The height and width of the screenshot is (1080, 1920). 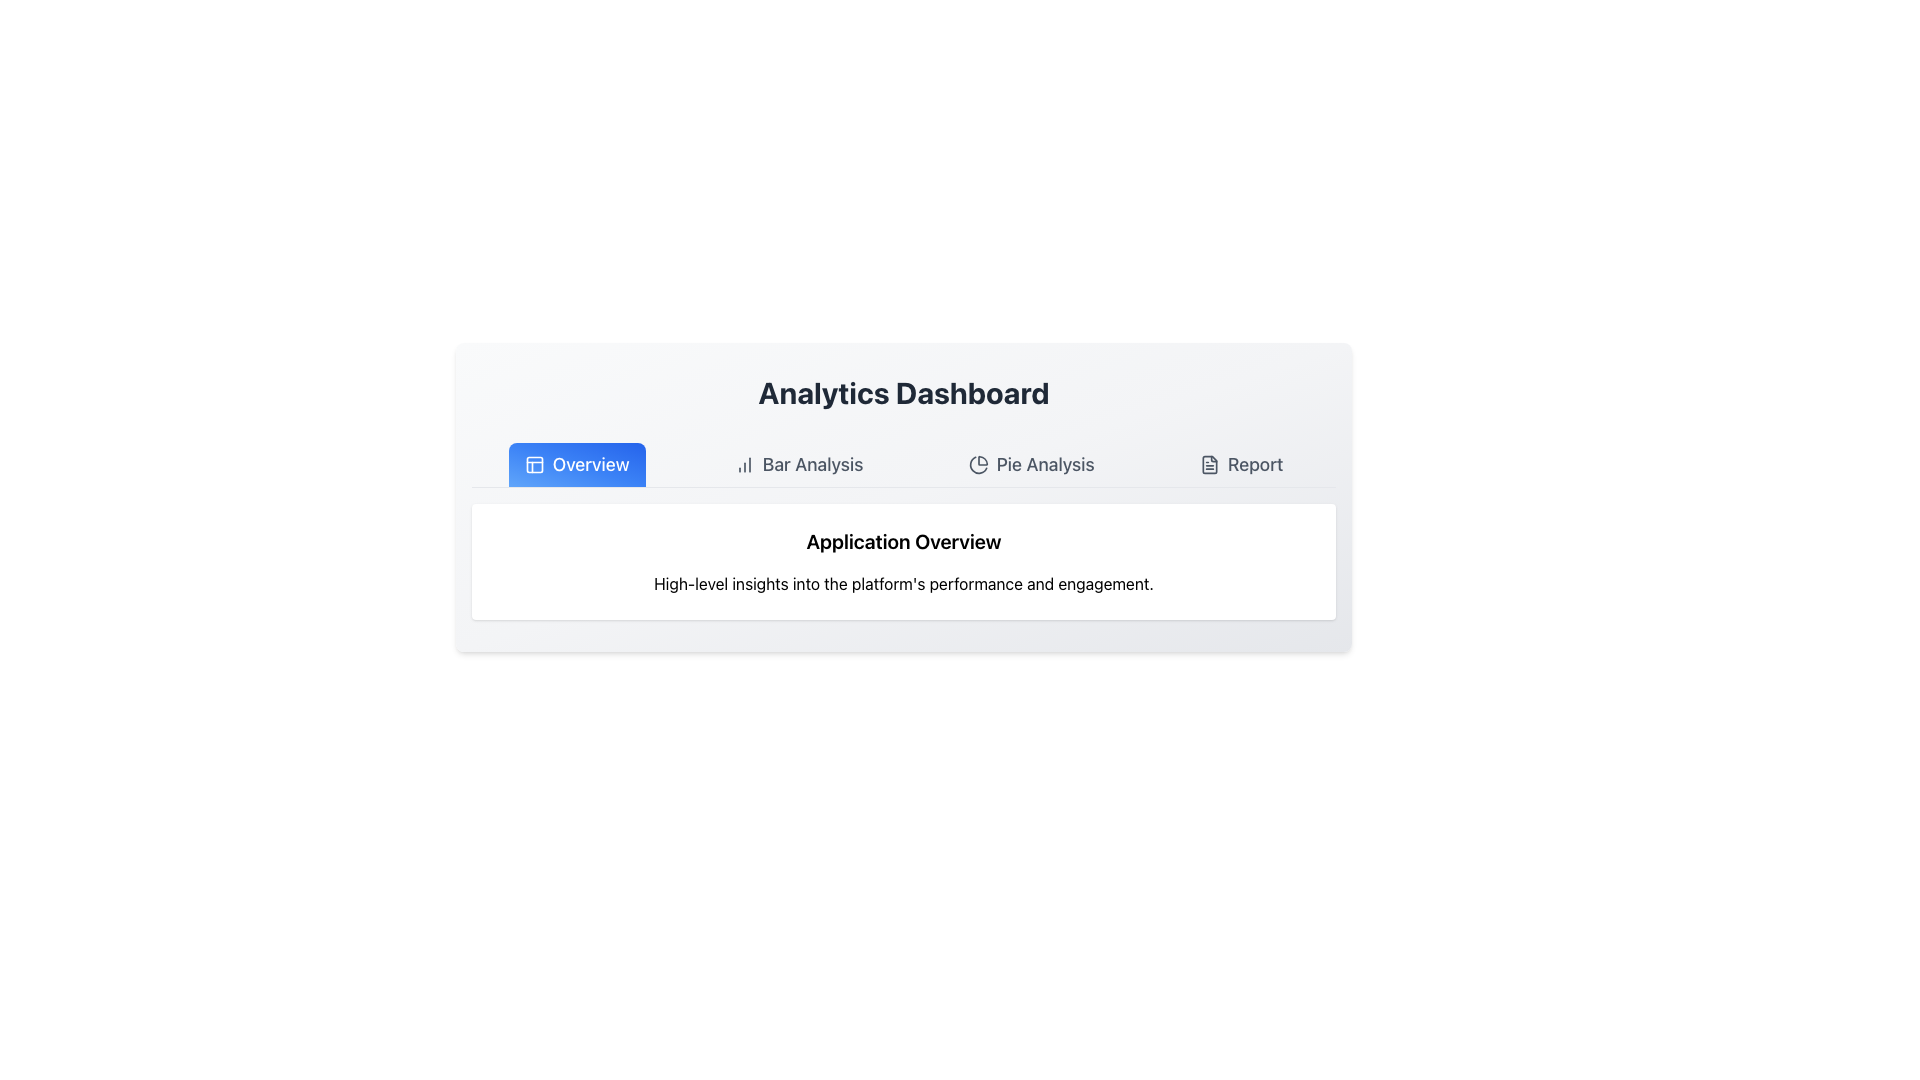 What do you see at coordinates (1031, 465) in the screenshot?
I see `the 'Pie Analysis' navigation tab, which is the third tab in the horizontal navigation bar` at bounding box center [1031, 465].